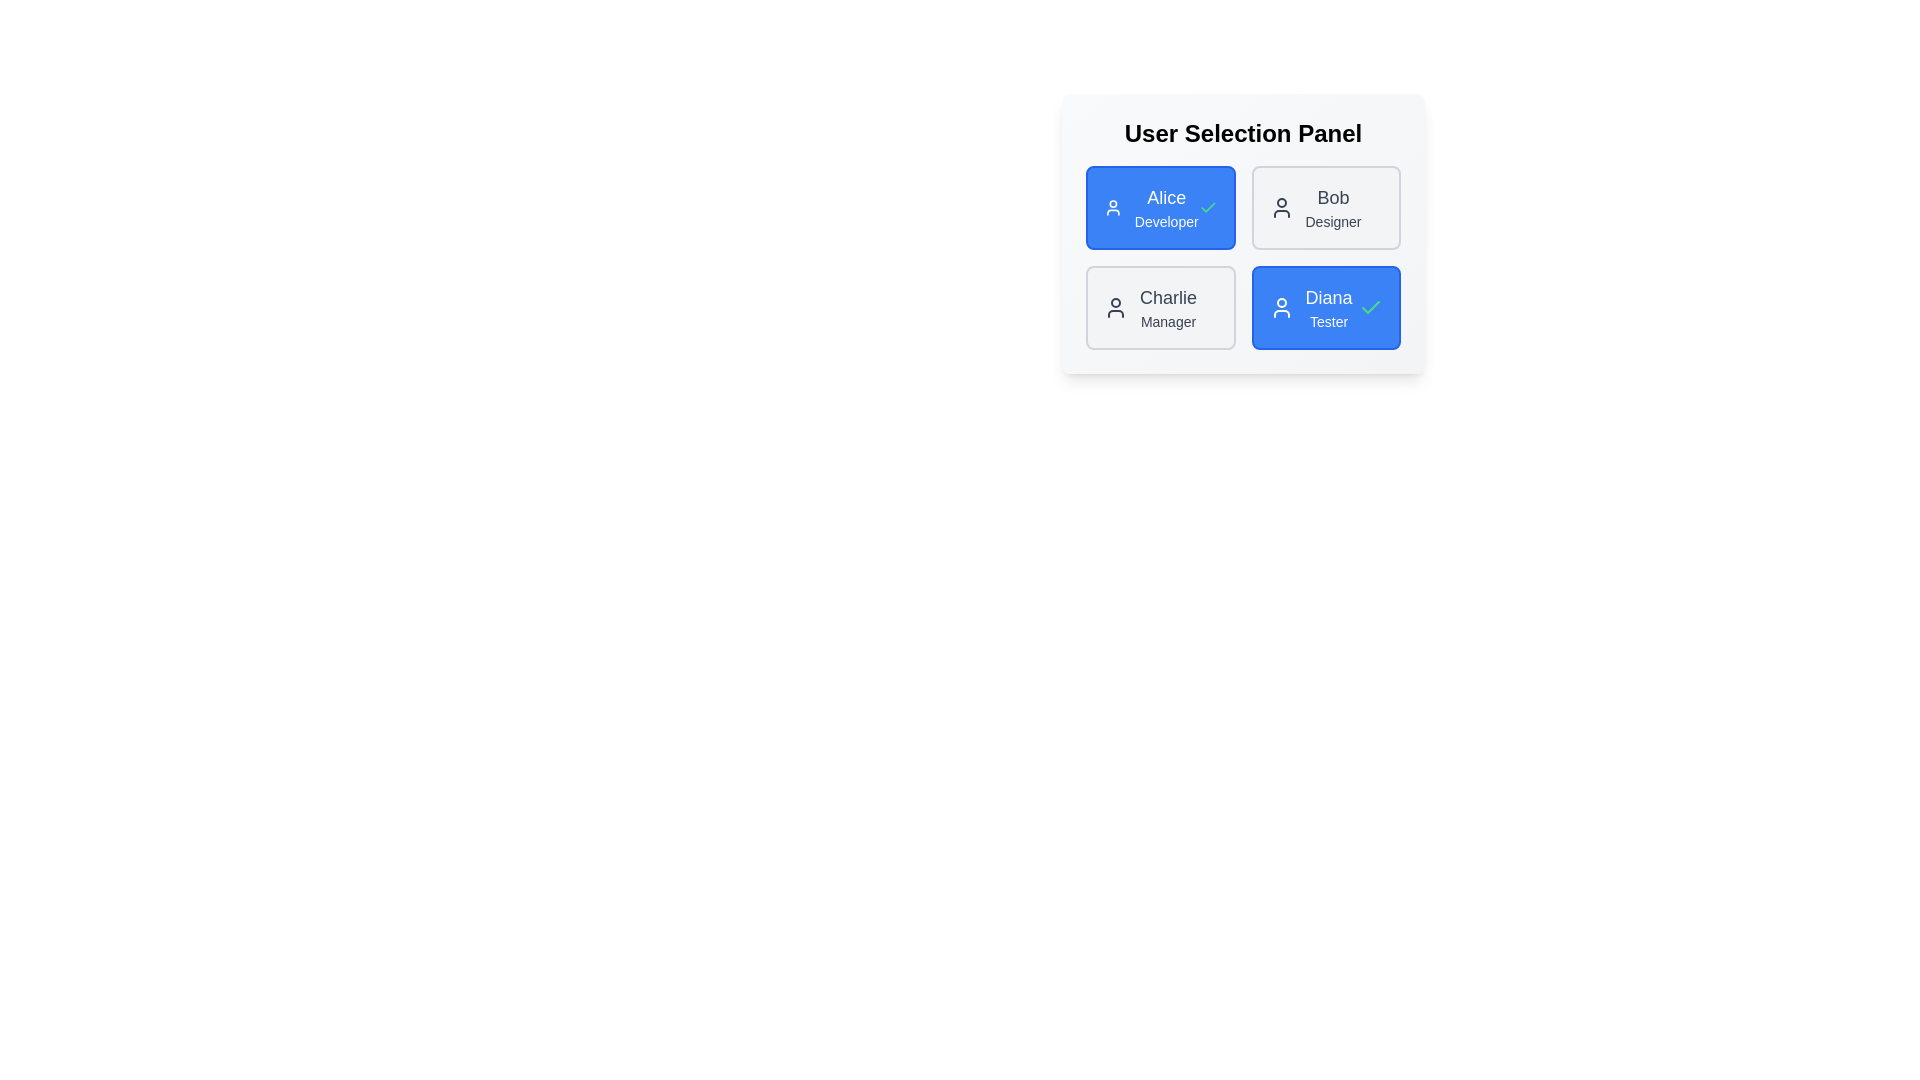 This screenshot has height=1080, width=1920. I want to click on the user chip corresponding to Charlie, so click(1160, 308).